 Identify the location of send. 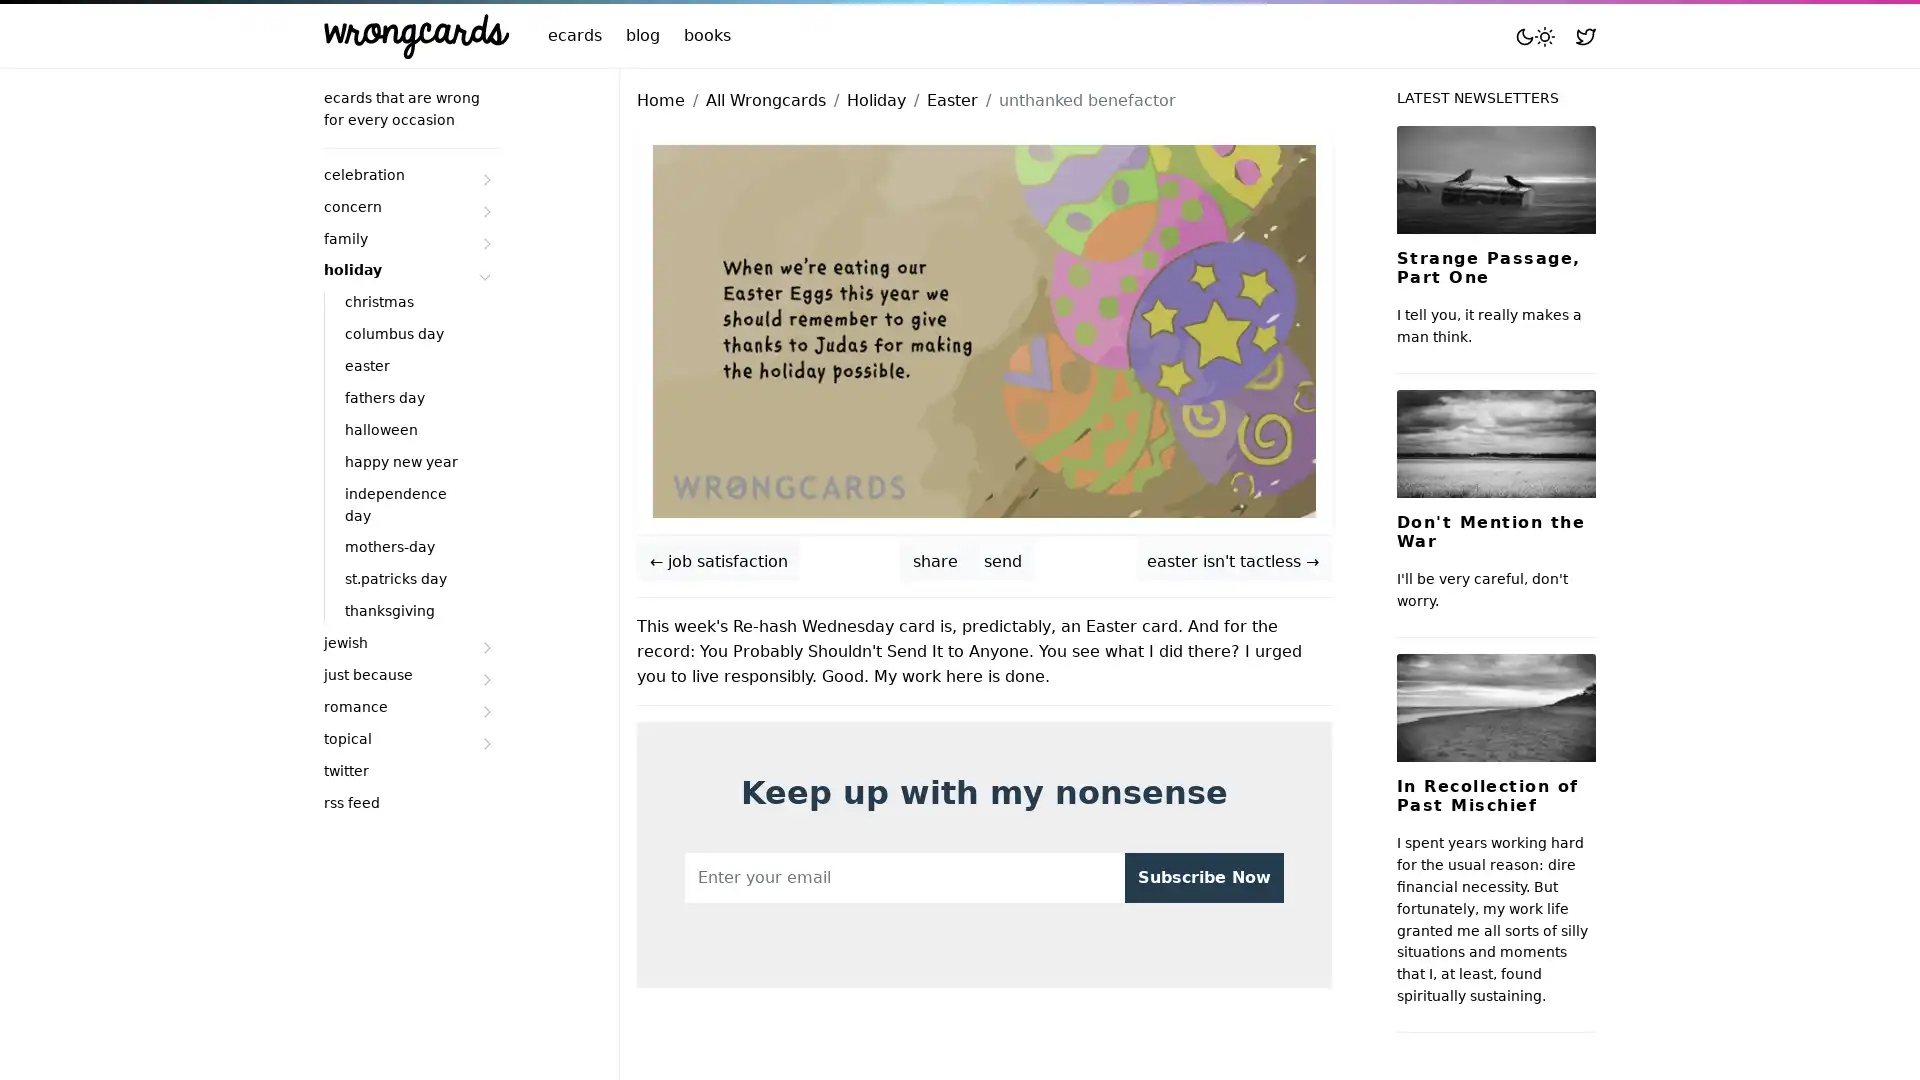
(1002, 561).